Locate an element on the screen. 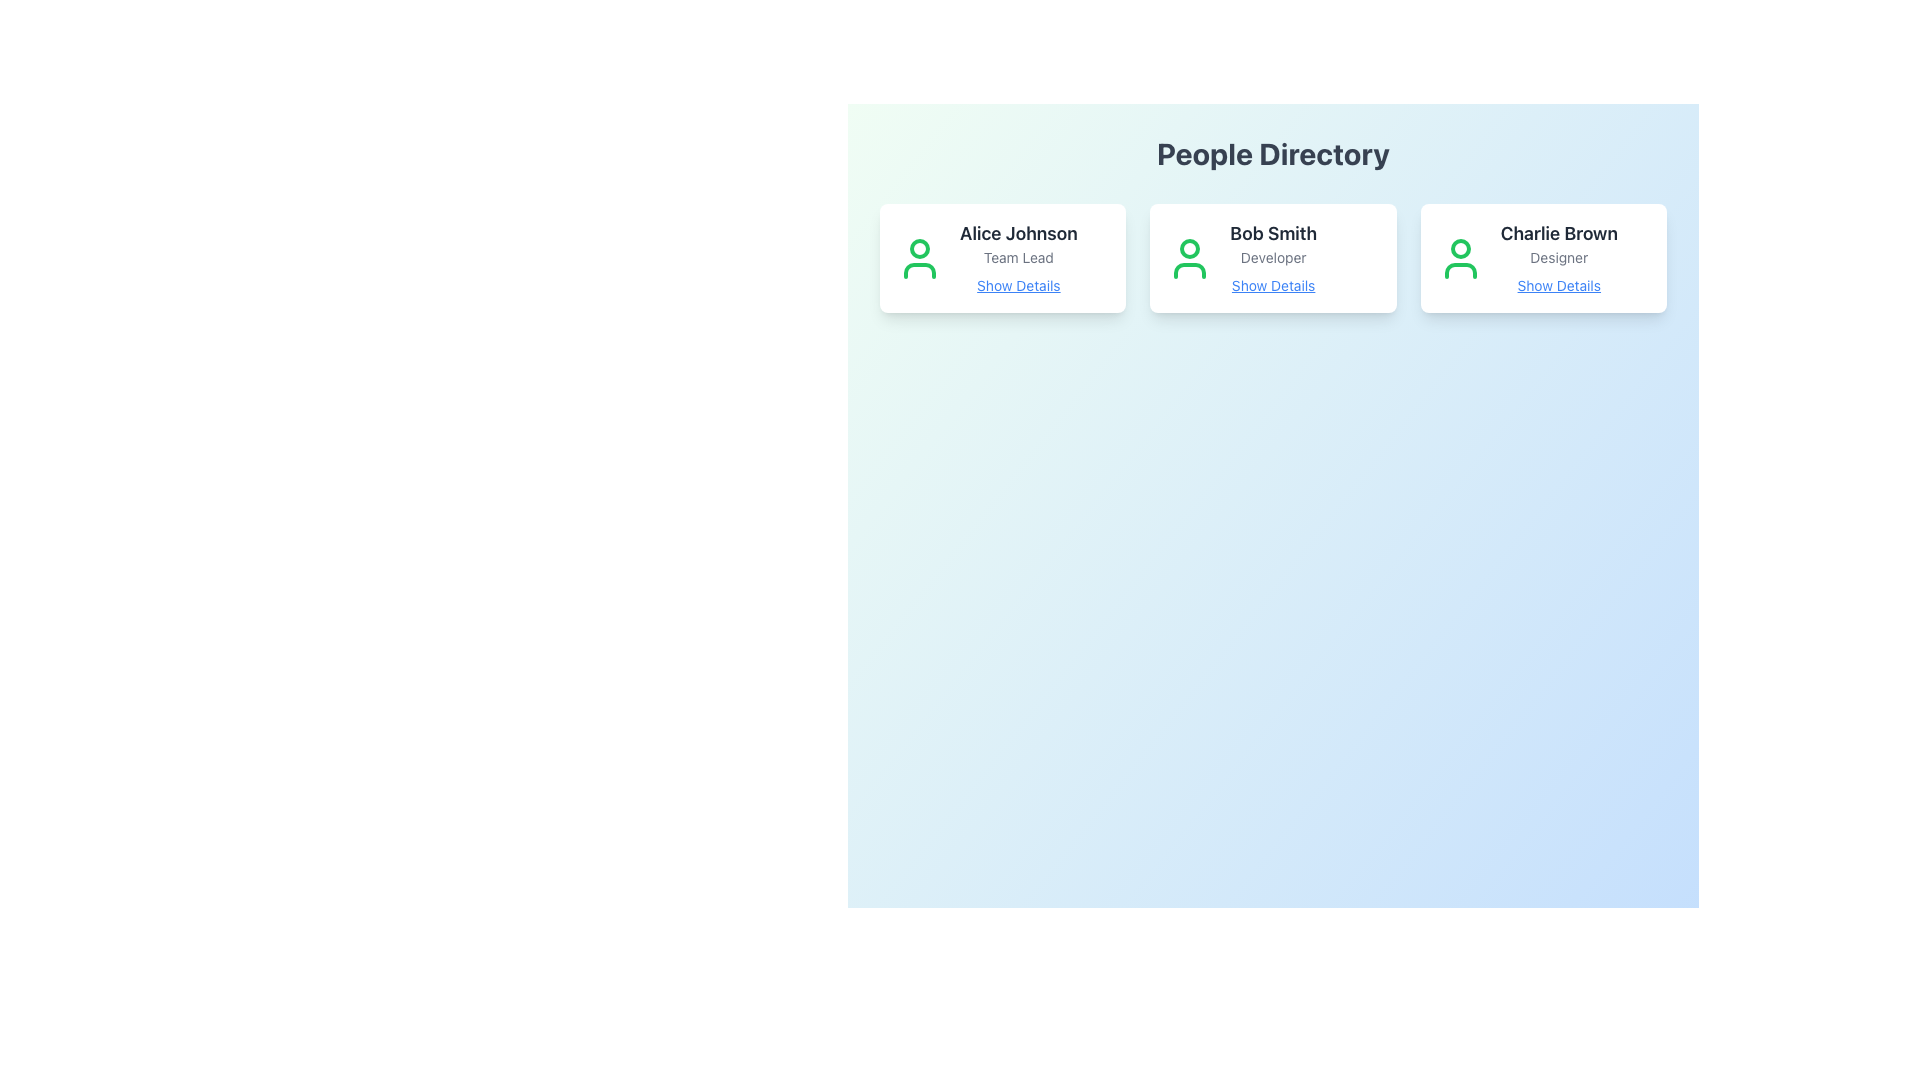 This screenshot has height=1080, width=1920. the text label displaying the name 'Alice Johnson' at the top of the first user card in the 'People Directory' section is located at coordinates (1018, 233).